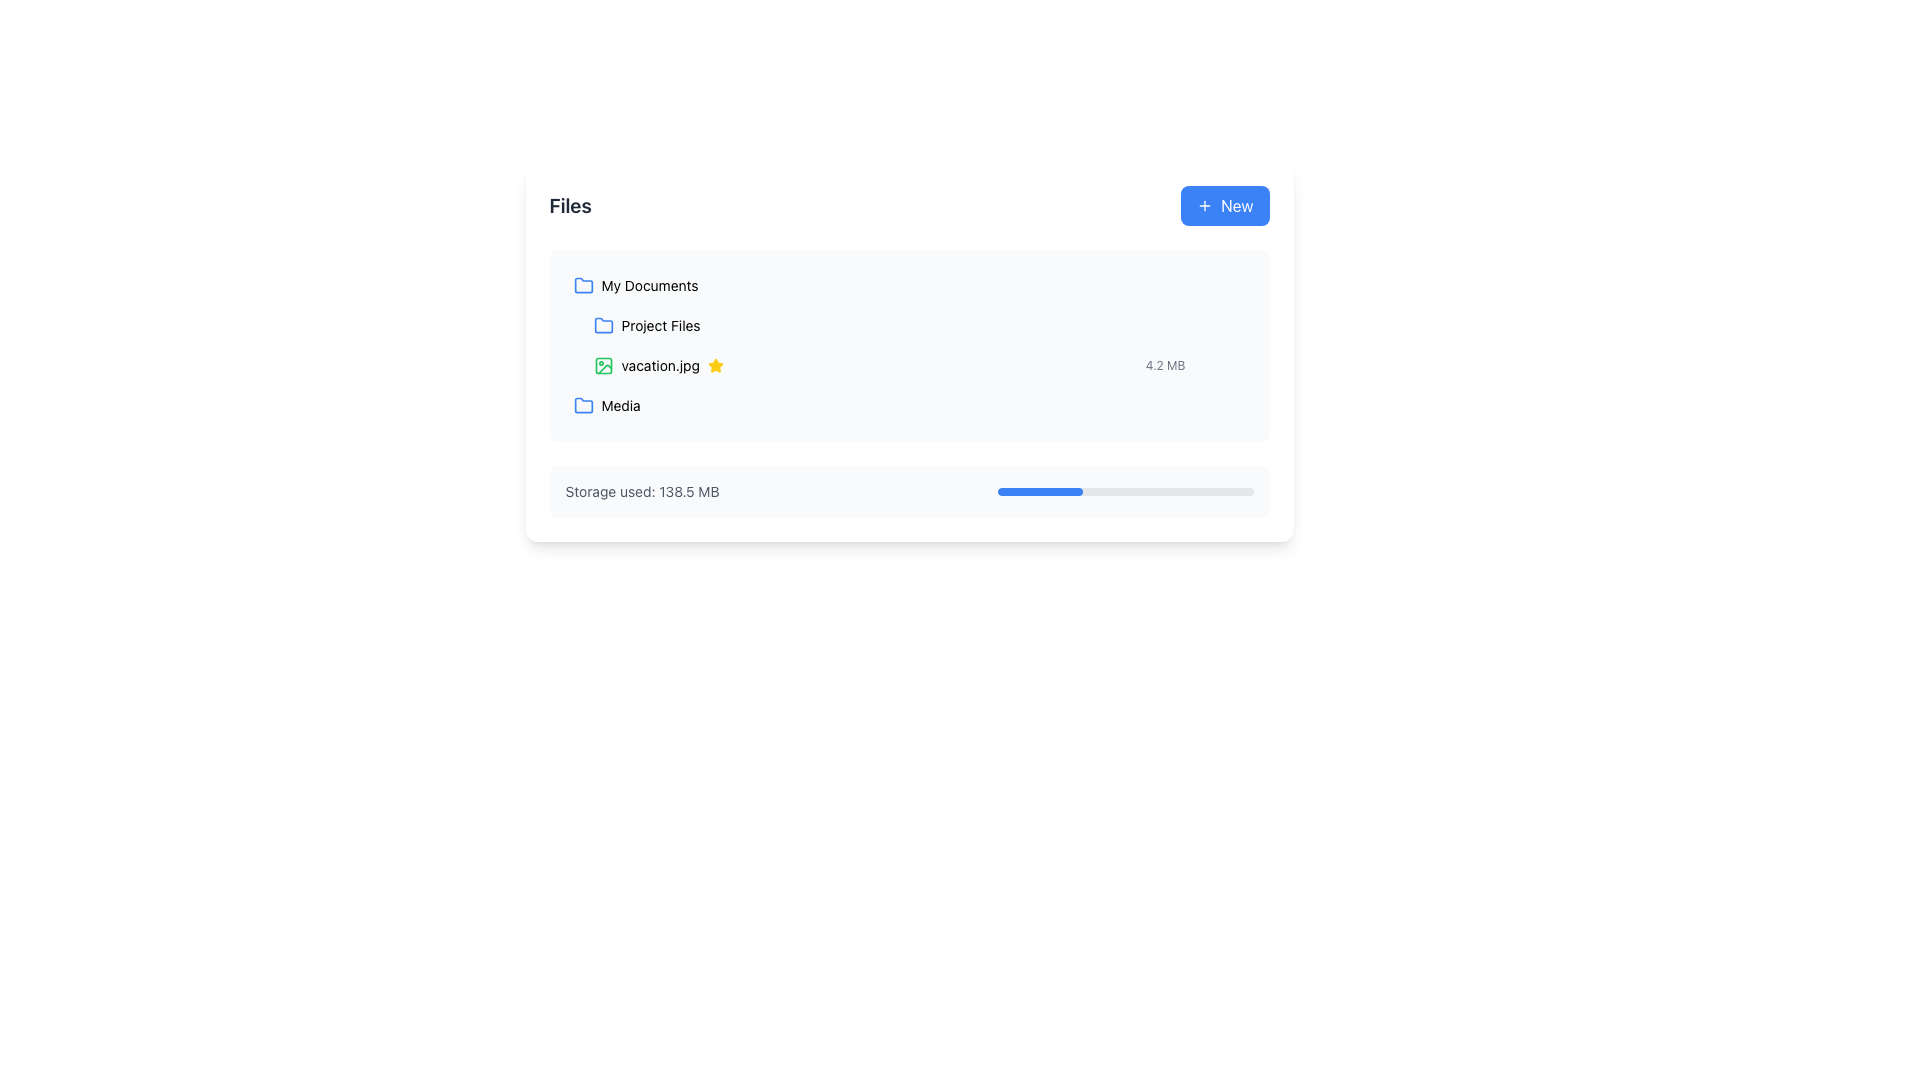  I want to click on the file list item displaying the file name 'vacation.jpg', so click(869, 366).